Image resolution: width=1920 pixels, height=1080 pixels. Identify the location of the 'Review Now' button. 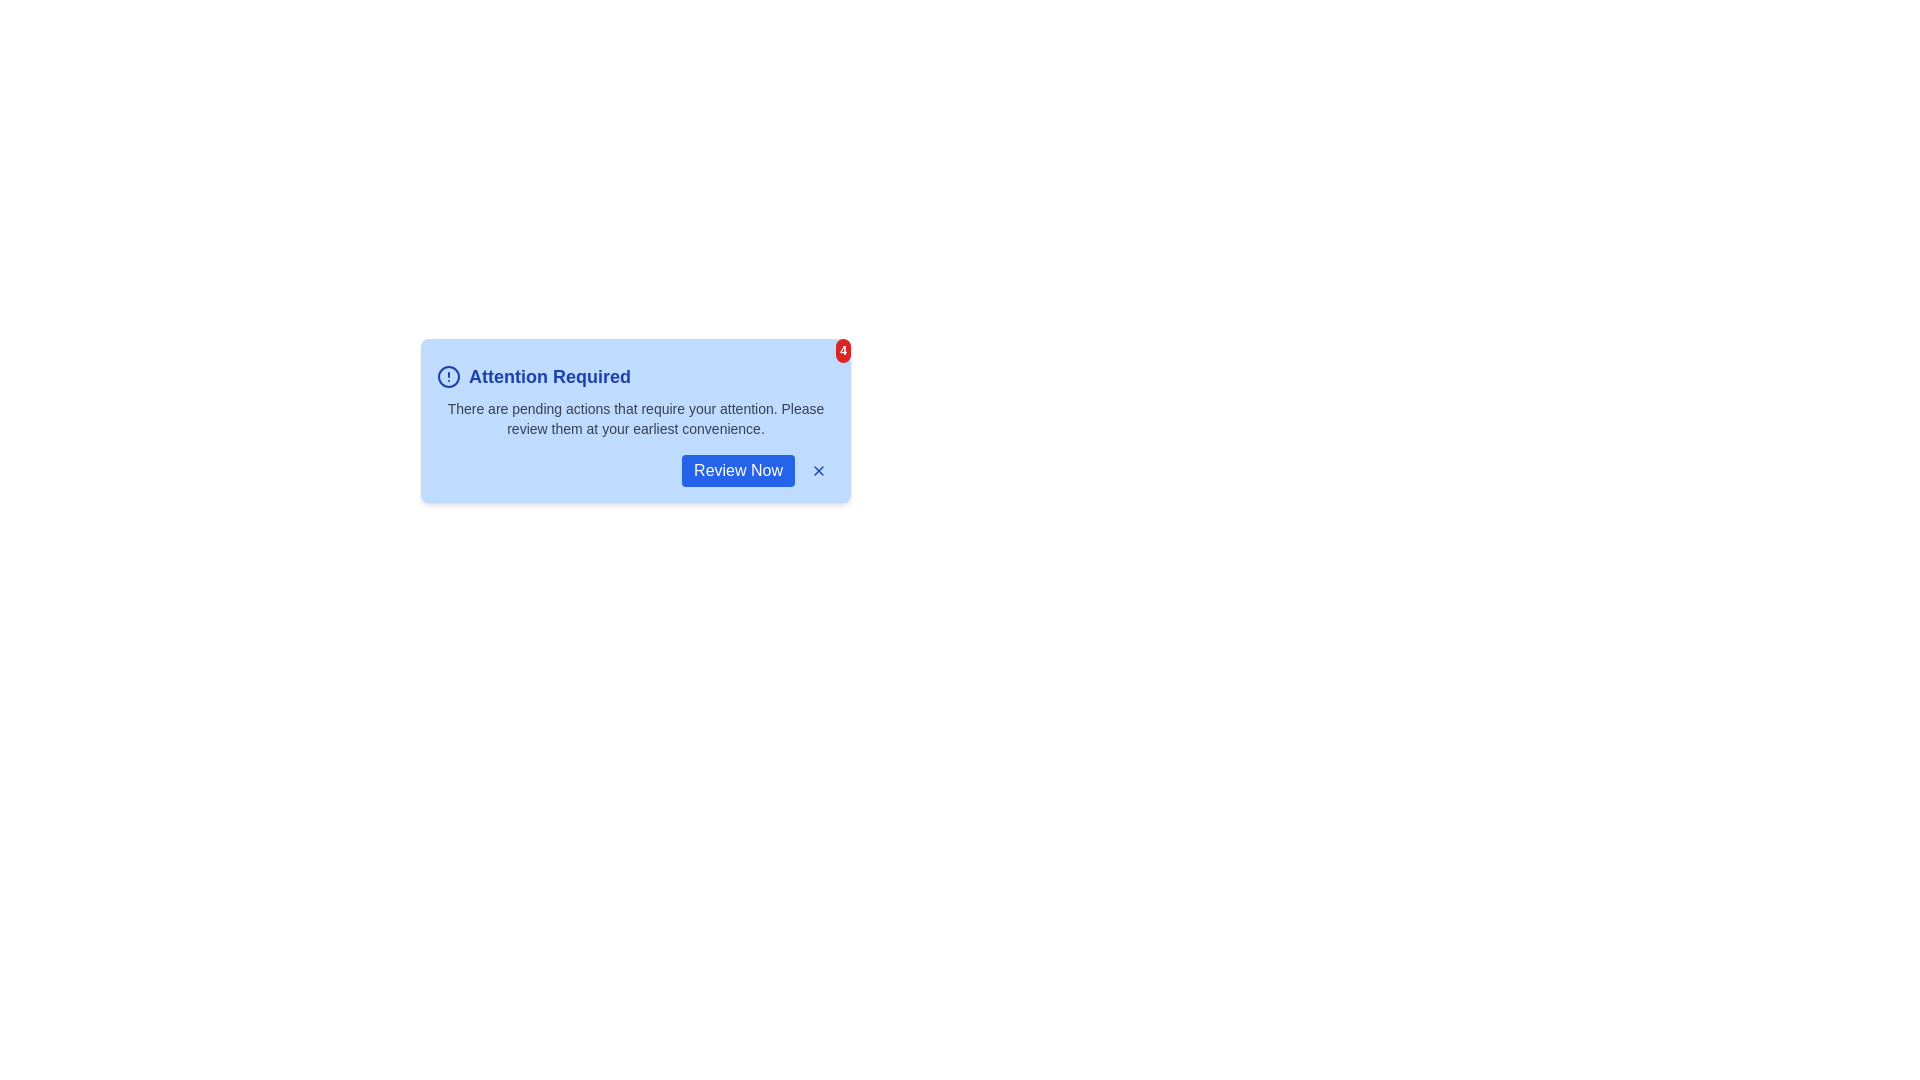
(737, 470).